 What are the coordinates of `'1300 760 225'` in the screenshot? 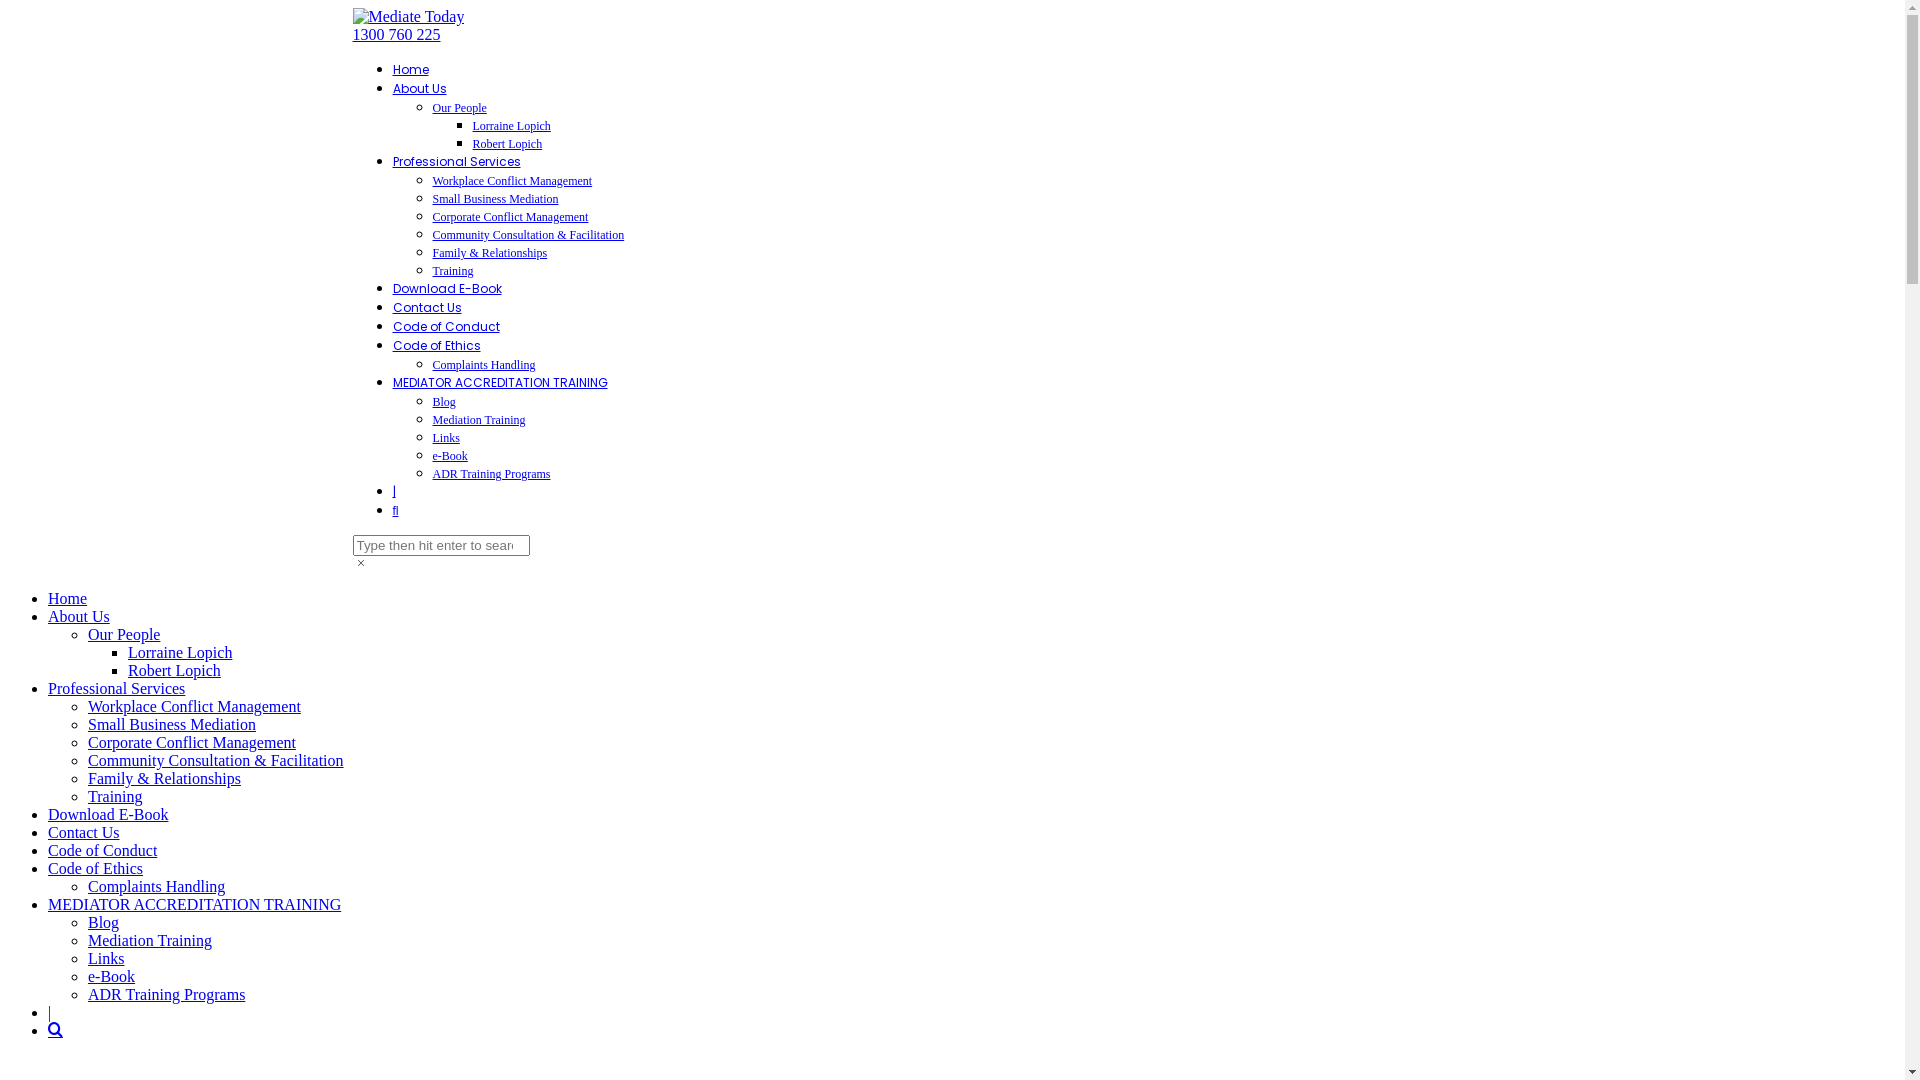 It's located at (395, 34).